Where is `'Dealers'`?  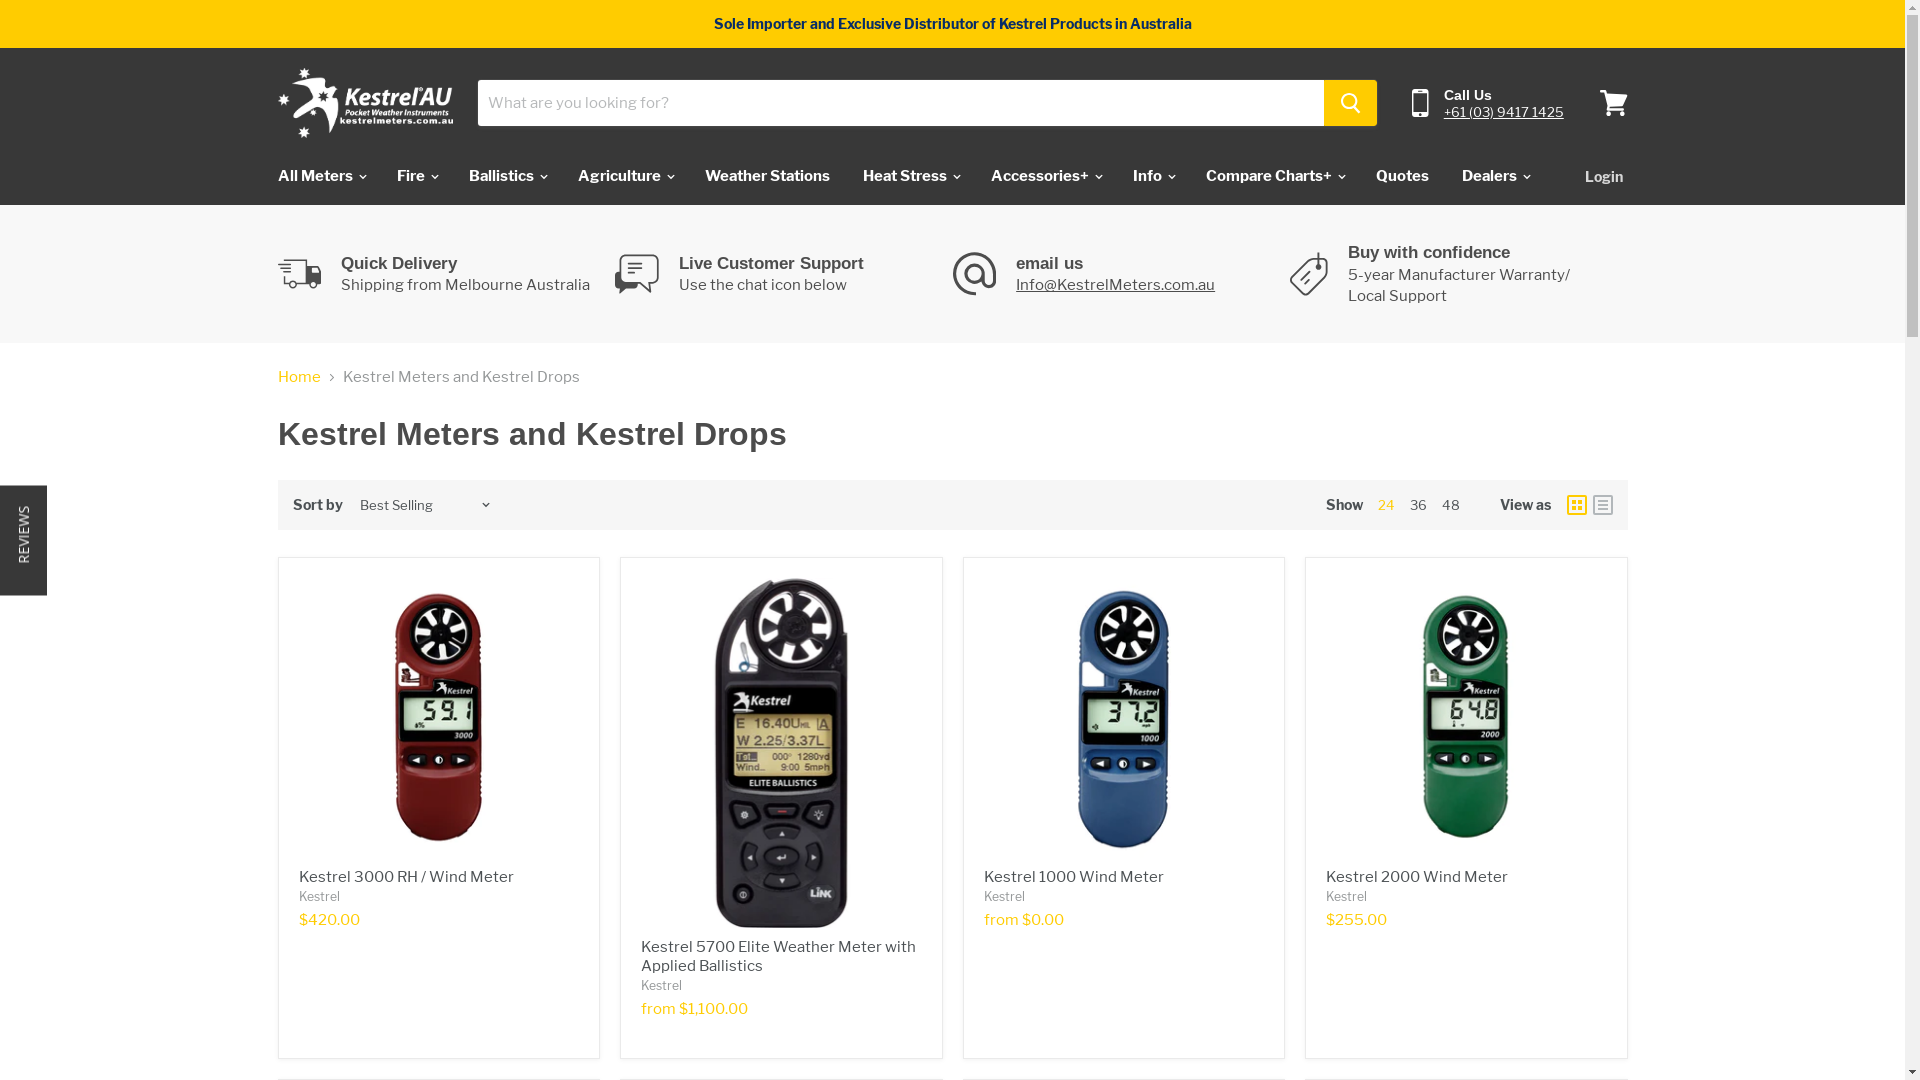 'Dealers' is located at coordinates (1493, 175).